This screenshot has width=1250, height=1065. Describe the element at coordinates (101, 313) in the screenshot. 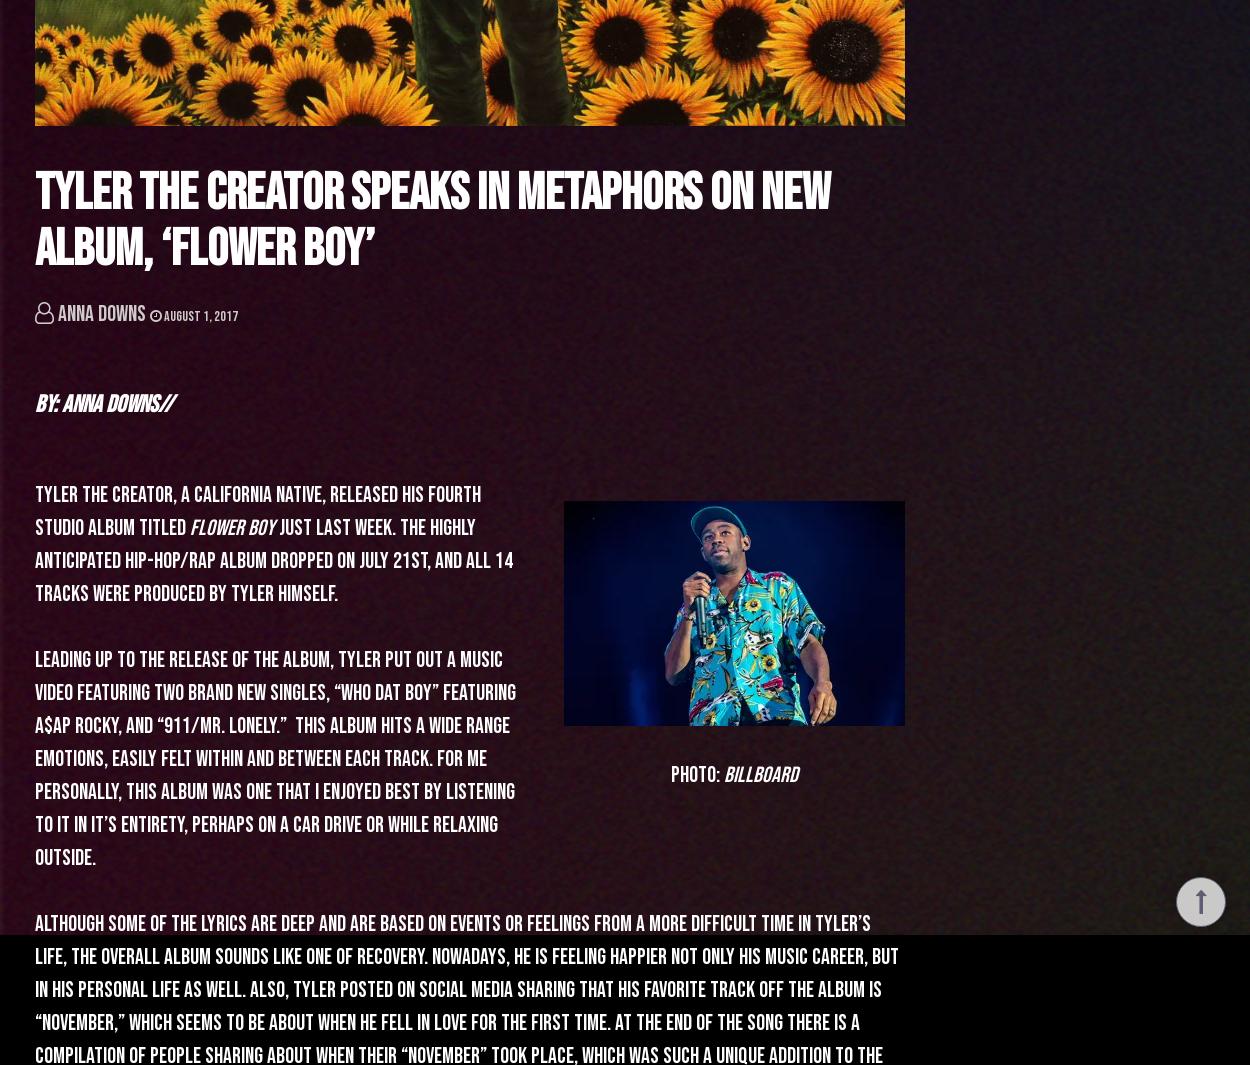

I see `'Anna Downs'` at that location.